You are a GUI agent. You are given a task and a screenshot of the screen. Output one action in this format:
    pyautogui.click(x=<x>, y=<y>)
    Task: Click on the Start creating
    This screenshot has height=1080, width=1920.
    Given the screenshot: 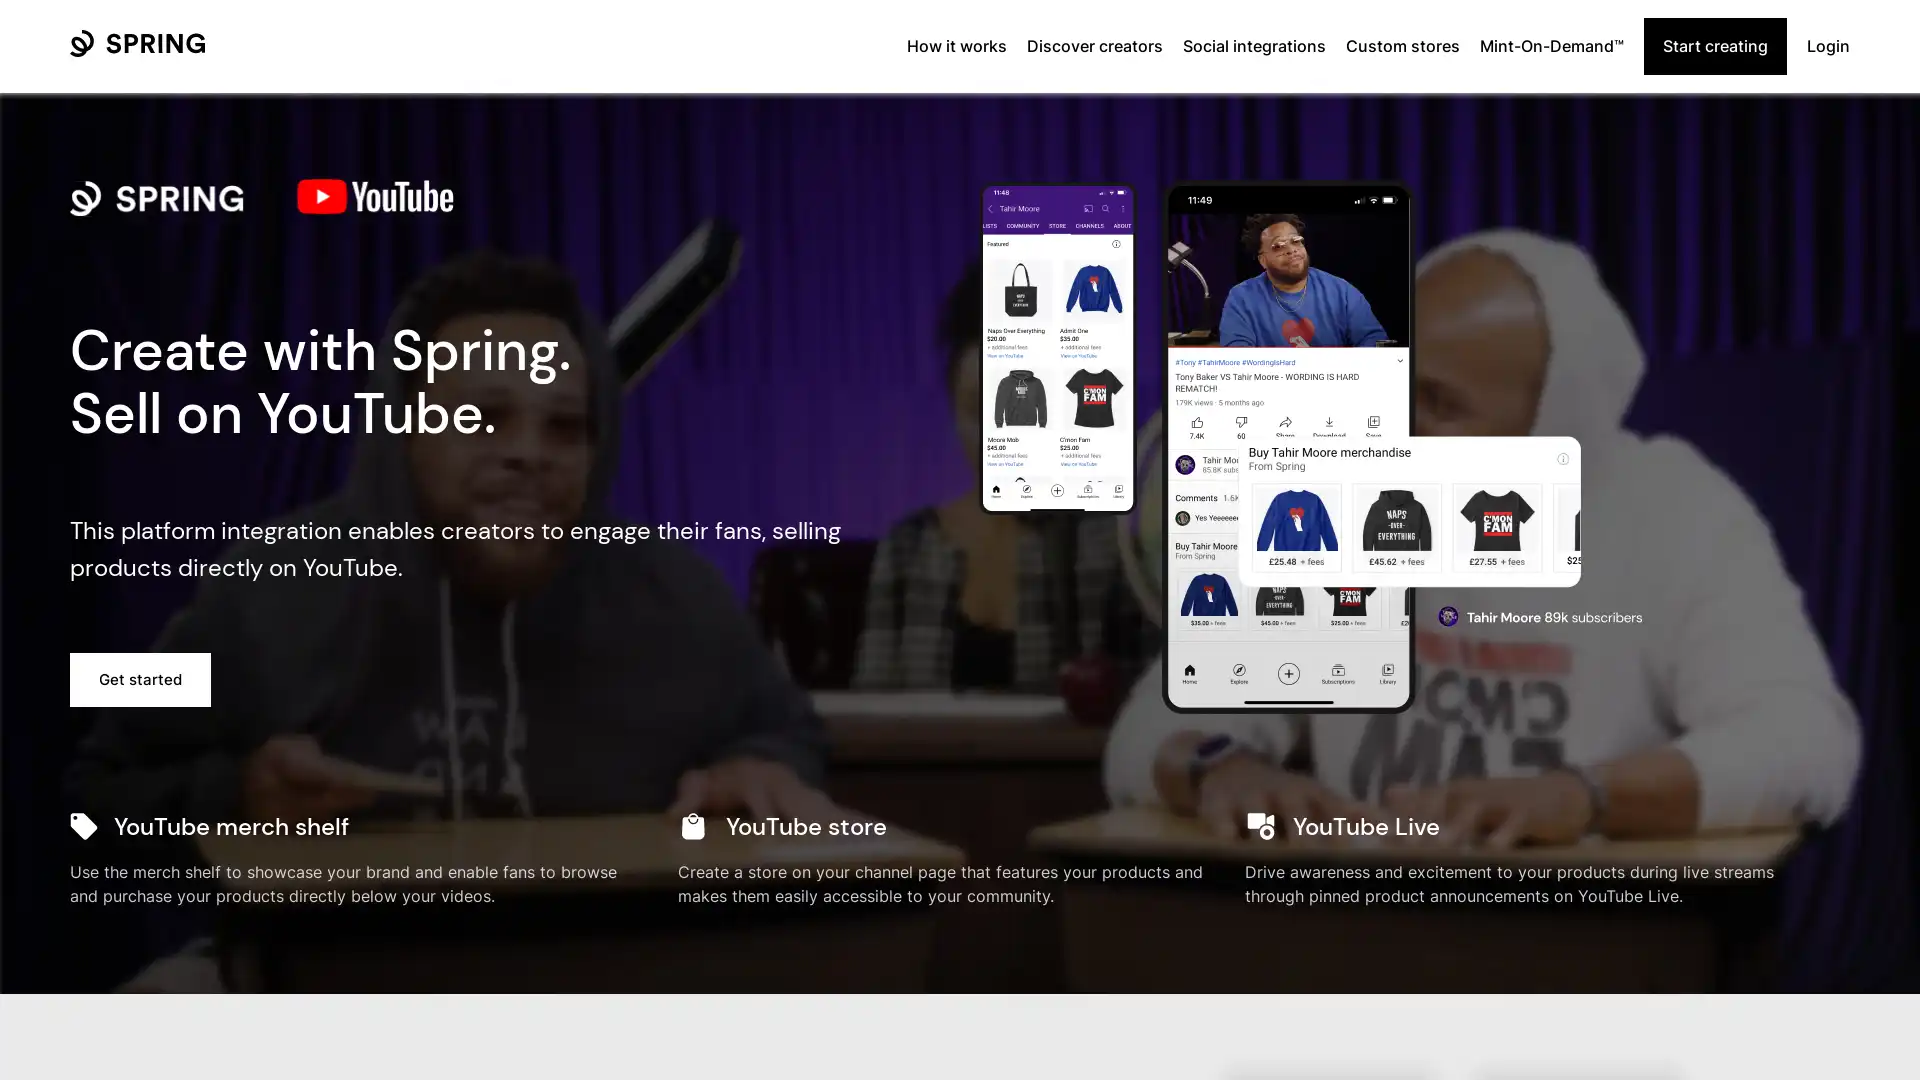 What is the action you would take?
    pyautogui.click(x=1714, y=45)
    